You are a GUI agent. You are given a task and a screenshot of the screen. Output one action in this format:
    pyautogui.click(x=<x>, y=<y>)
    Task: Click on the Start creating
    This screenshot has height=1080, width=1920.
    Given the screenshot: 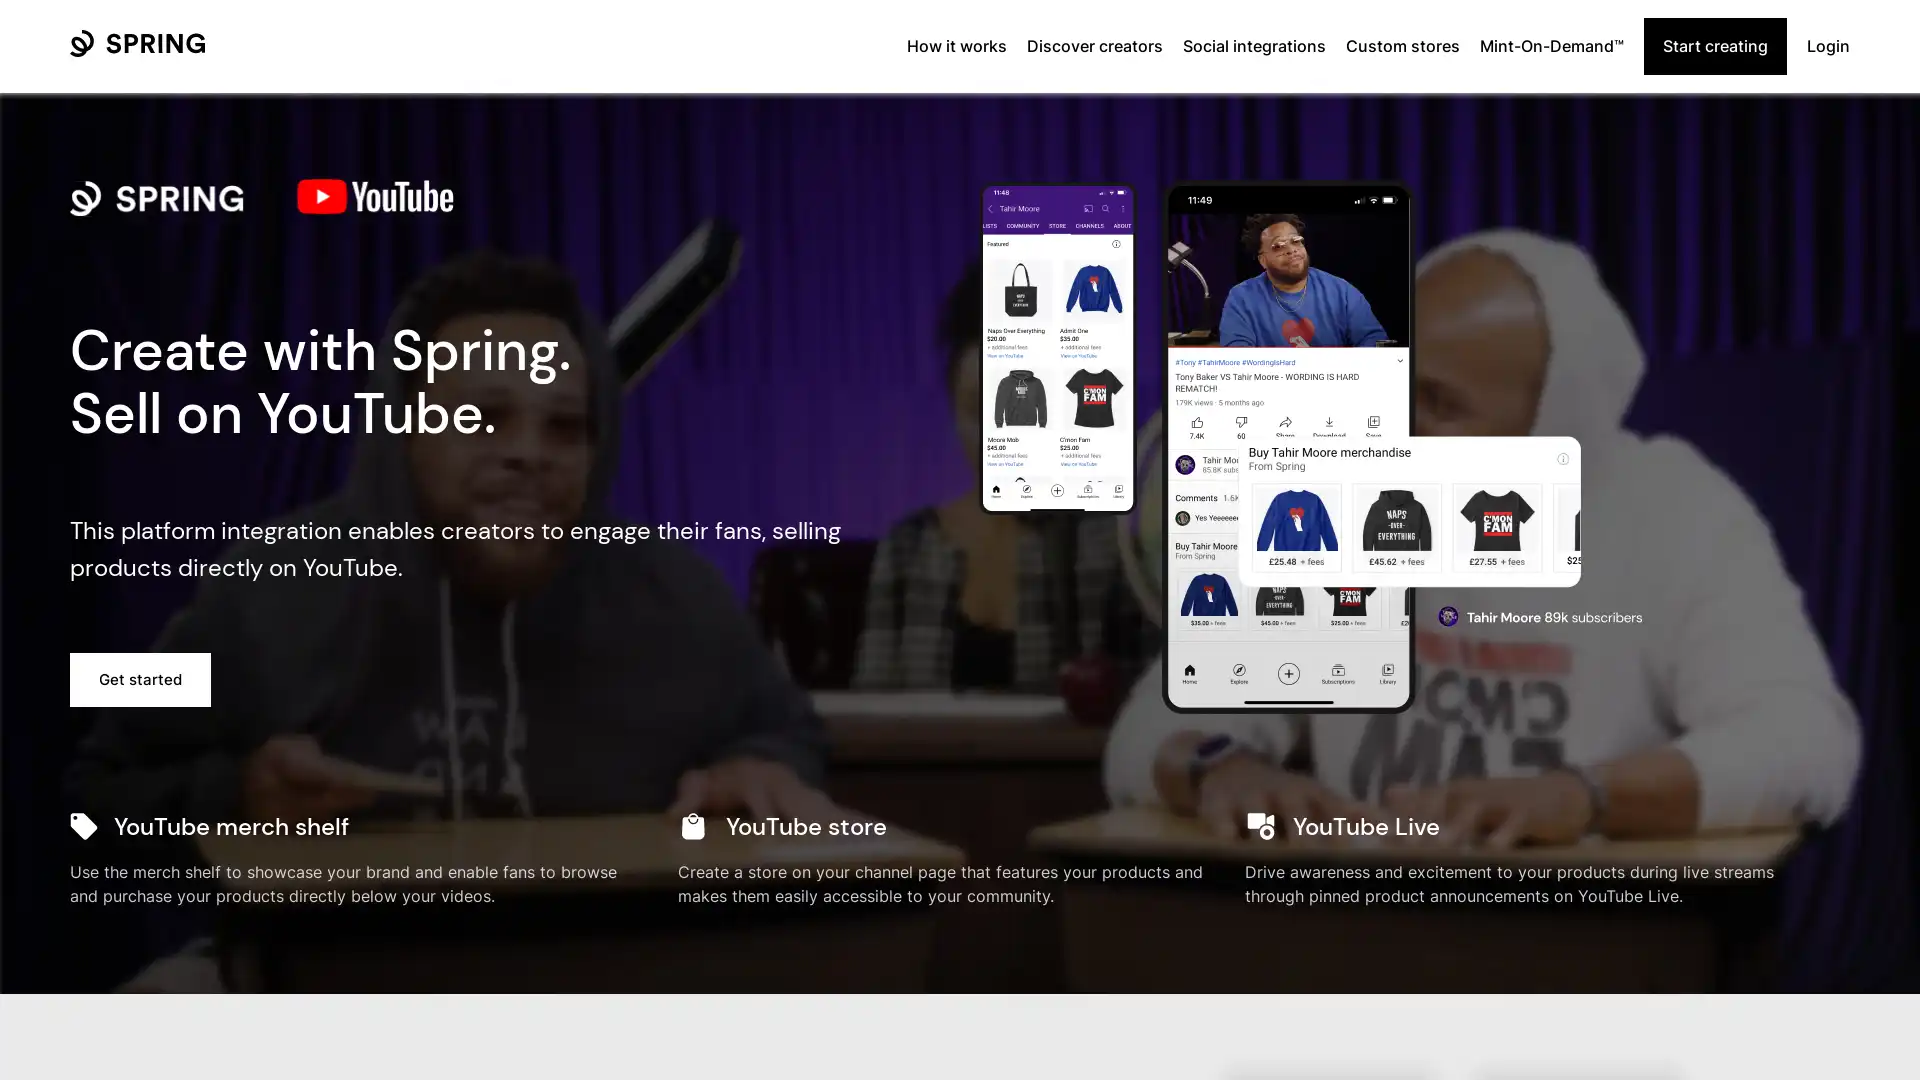 What is the action you would take?
    pyautogui.click(x=1714, y=45)
    